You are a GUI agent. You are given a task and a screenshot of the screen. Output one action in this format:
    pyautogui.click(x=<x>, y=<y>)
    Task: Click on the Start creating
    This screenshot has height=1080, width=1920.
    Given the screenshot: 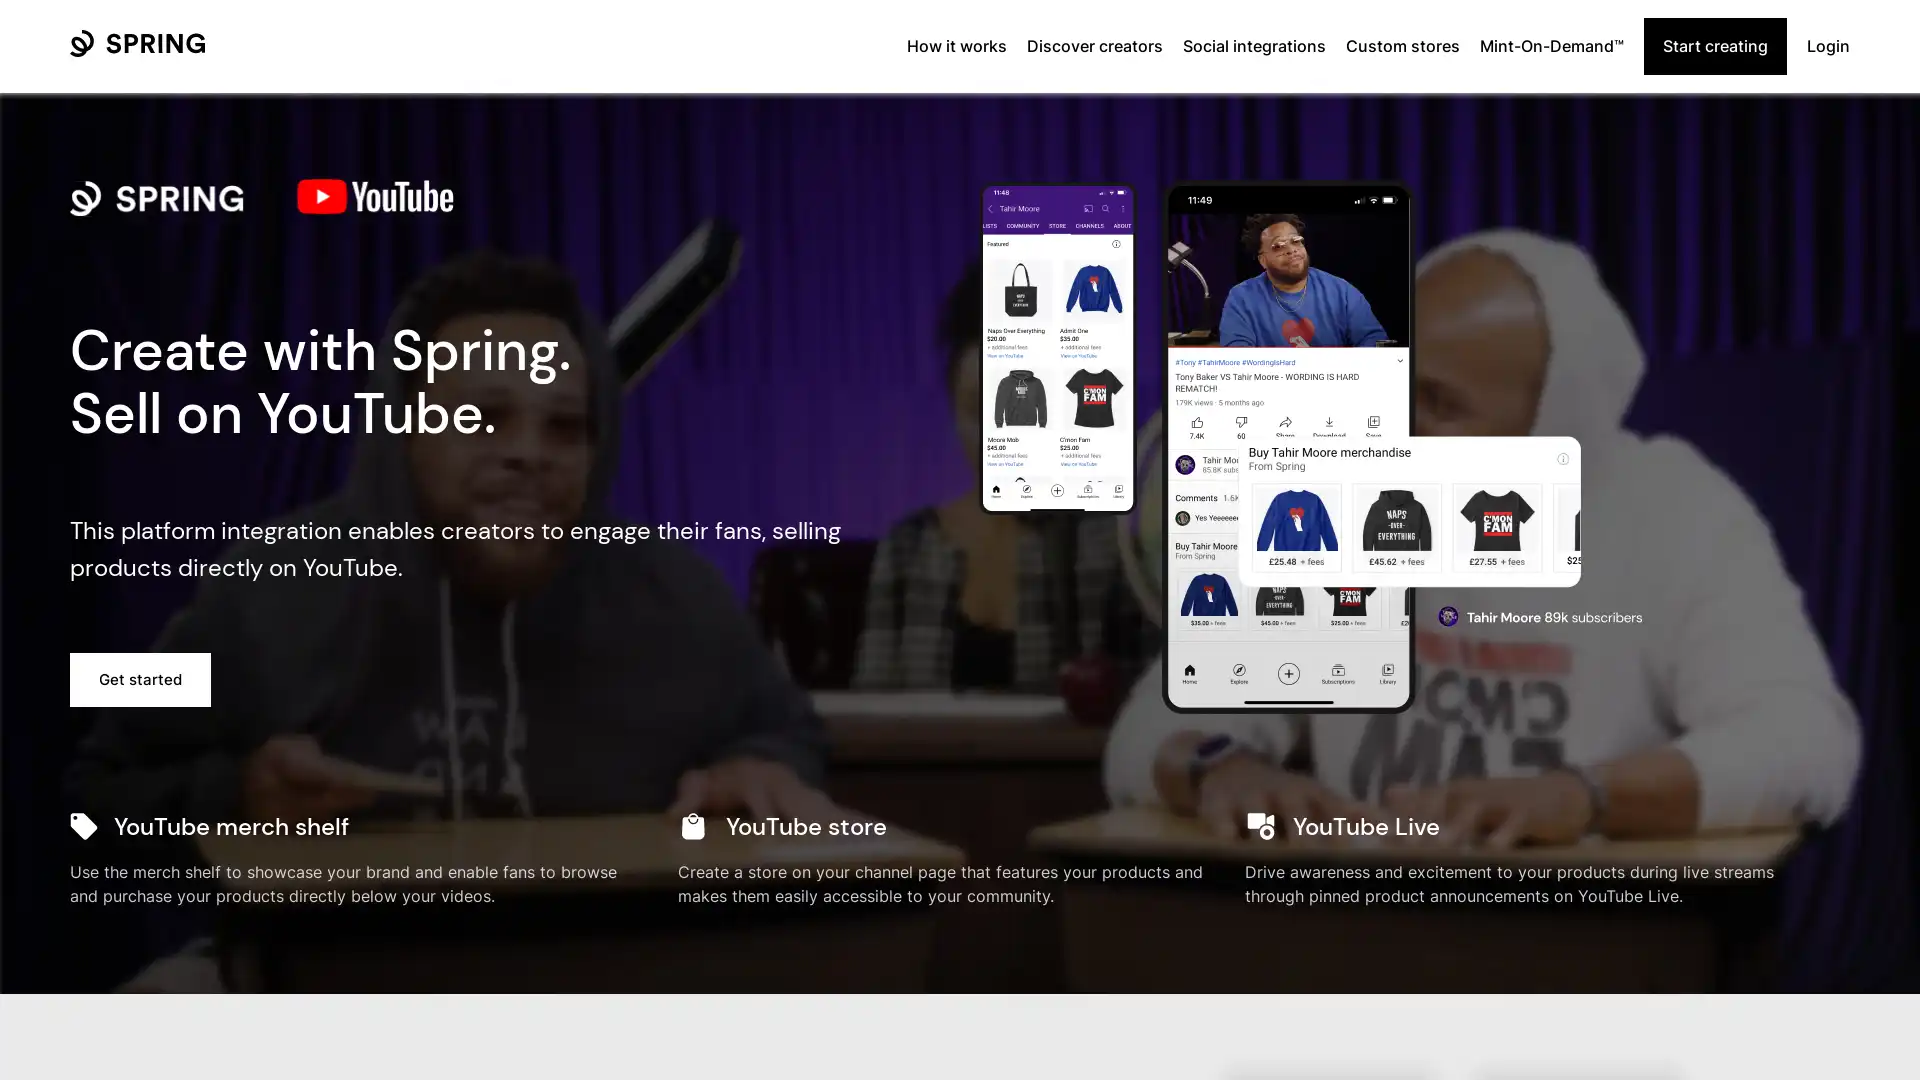 What is the action you would take?
    pyautogui.click(x=1714, y=45)
    